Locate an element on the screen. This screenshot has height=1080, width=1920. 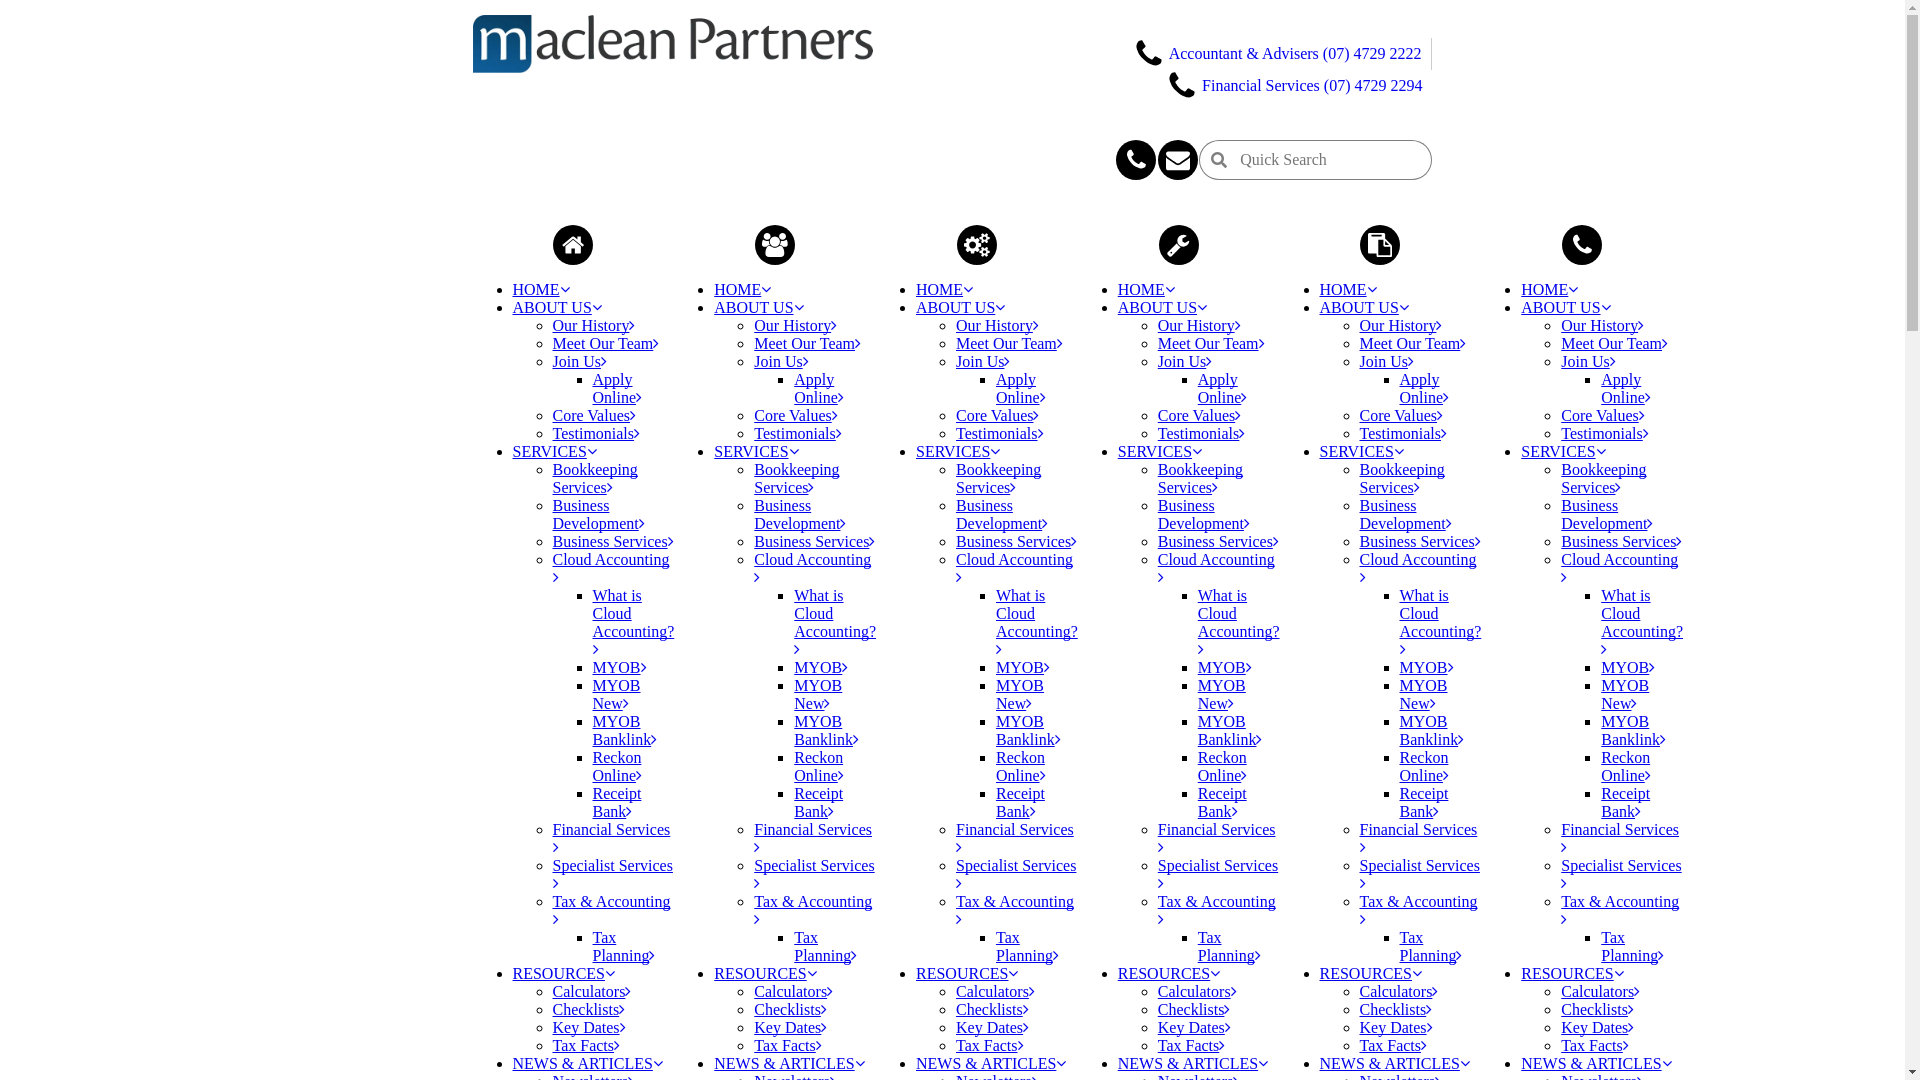
'Business Services' is located at coordinates (1217, 541).